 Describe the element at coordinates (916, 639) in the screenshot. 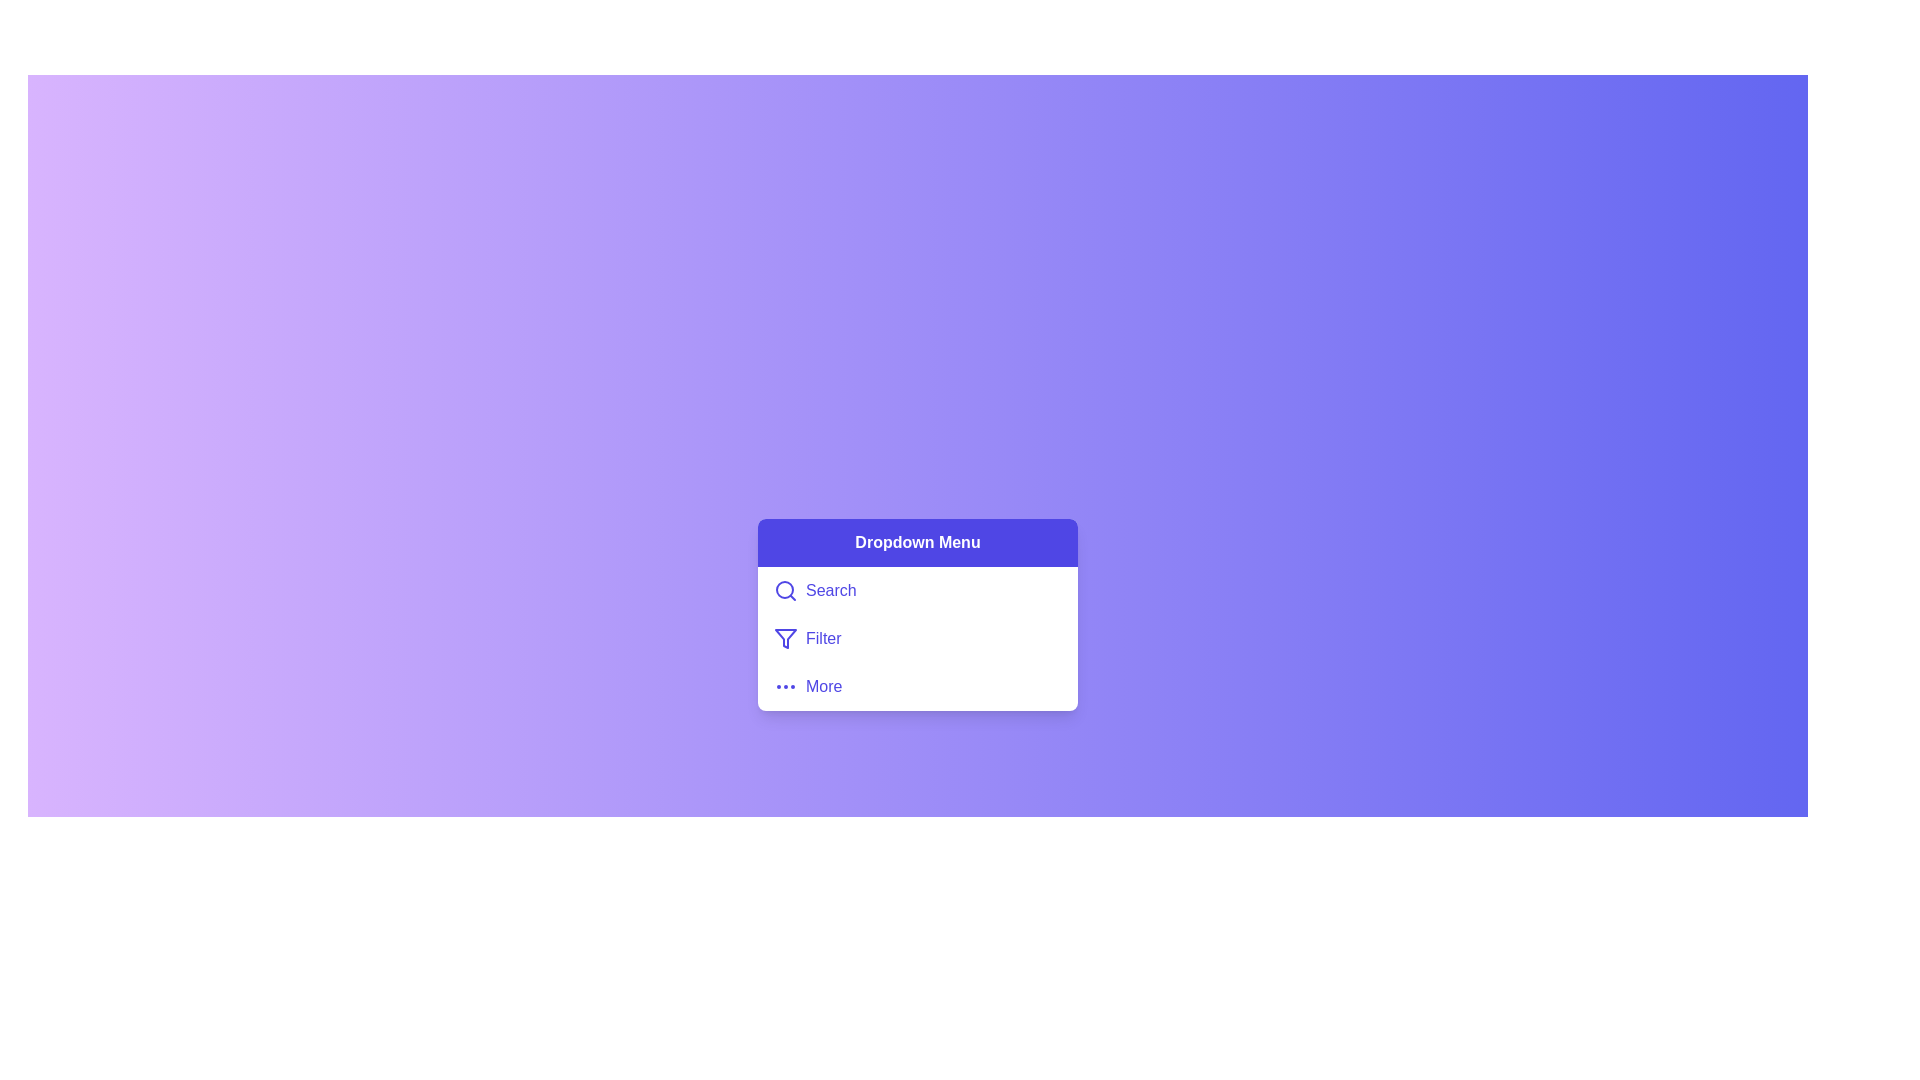

I see `the menu item Filter to perform its associated action` at that location.